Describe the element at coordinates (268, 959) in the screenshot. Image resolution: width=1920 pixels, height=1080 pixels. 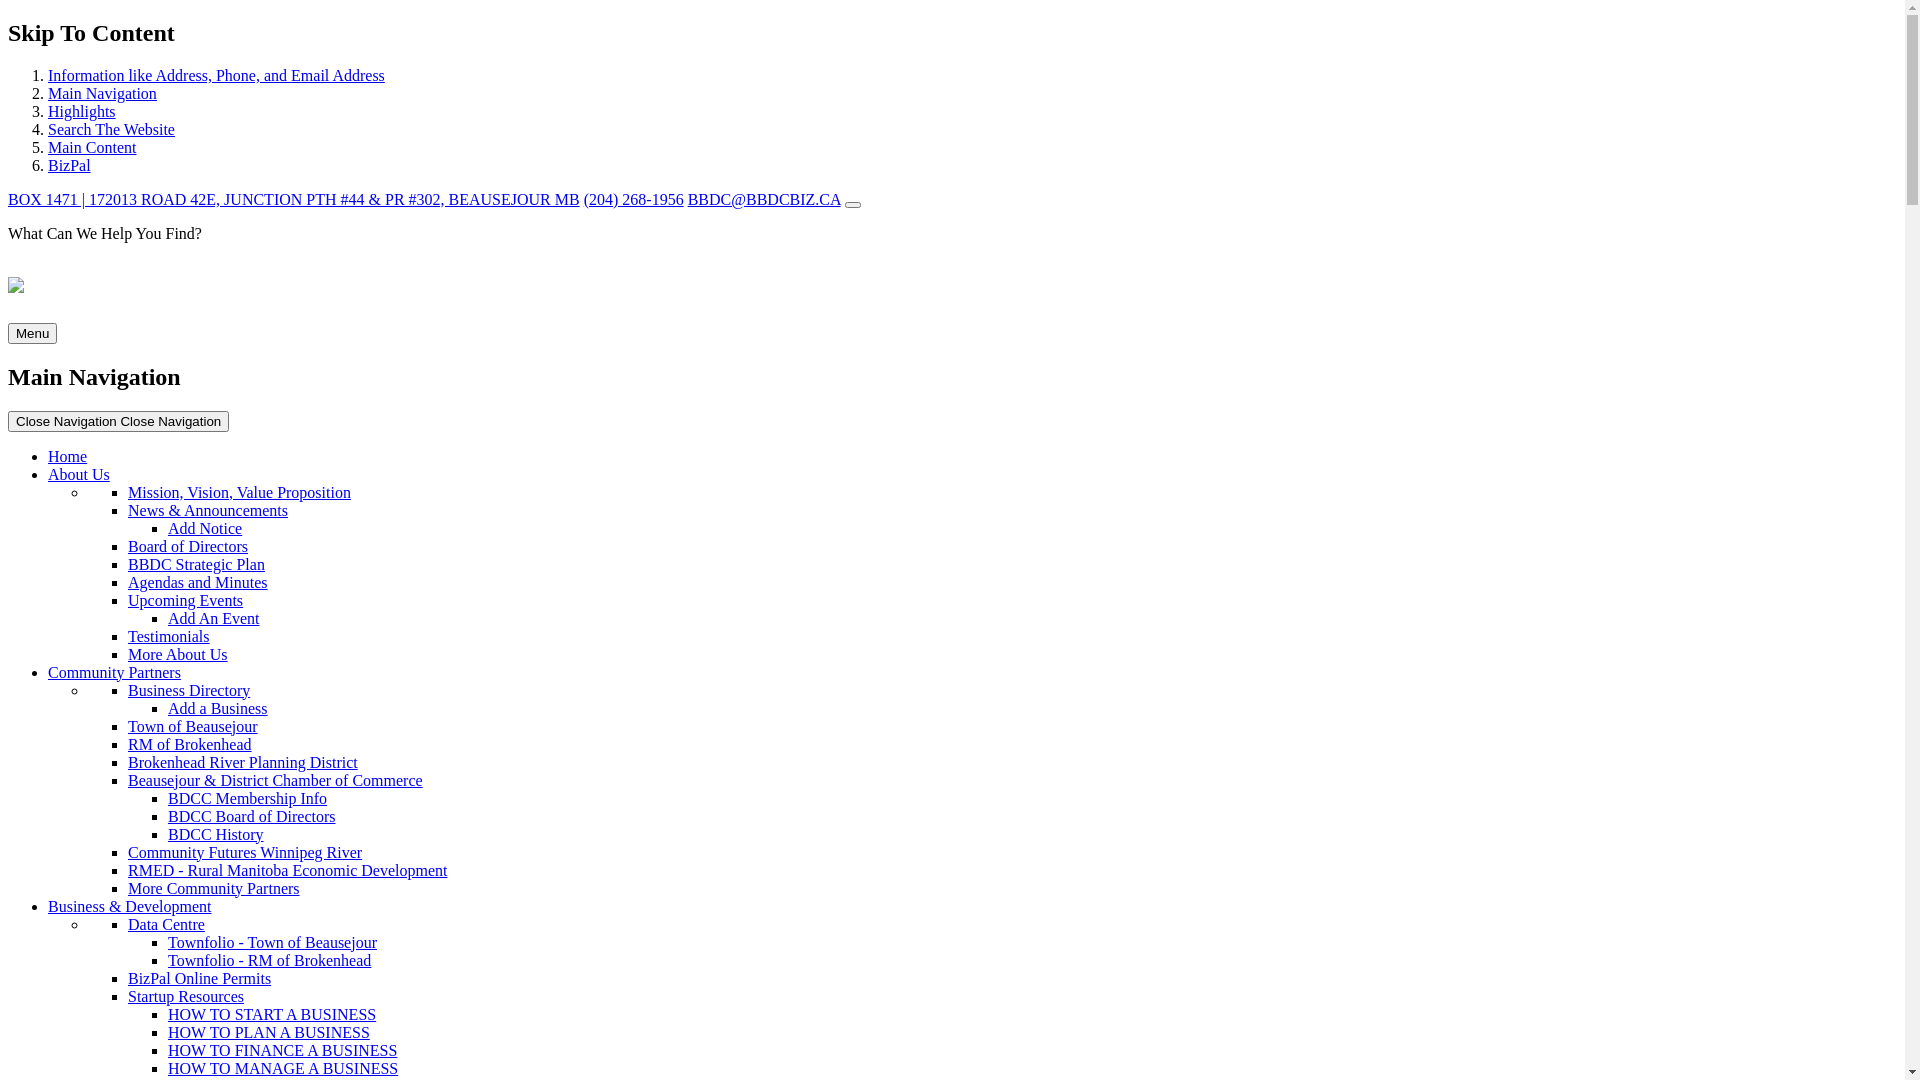
I see `'Townfolio - RM of Brokenhead'` at that location.